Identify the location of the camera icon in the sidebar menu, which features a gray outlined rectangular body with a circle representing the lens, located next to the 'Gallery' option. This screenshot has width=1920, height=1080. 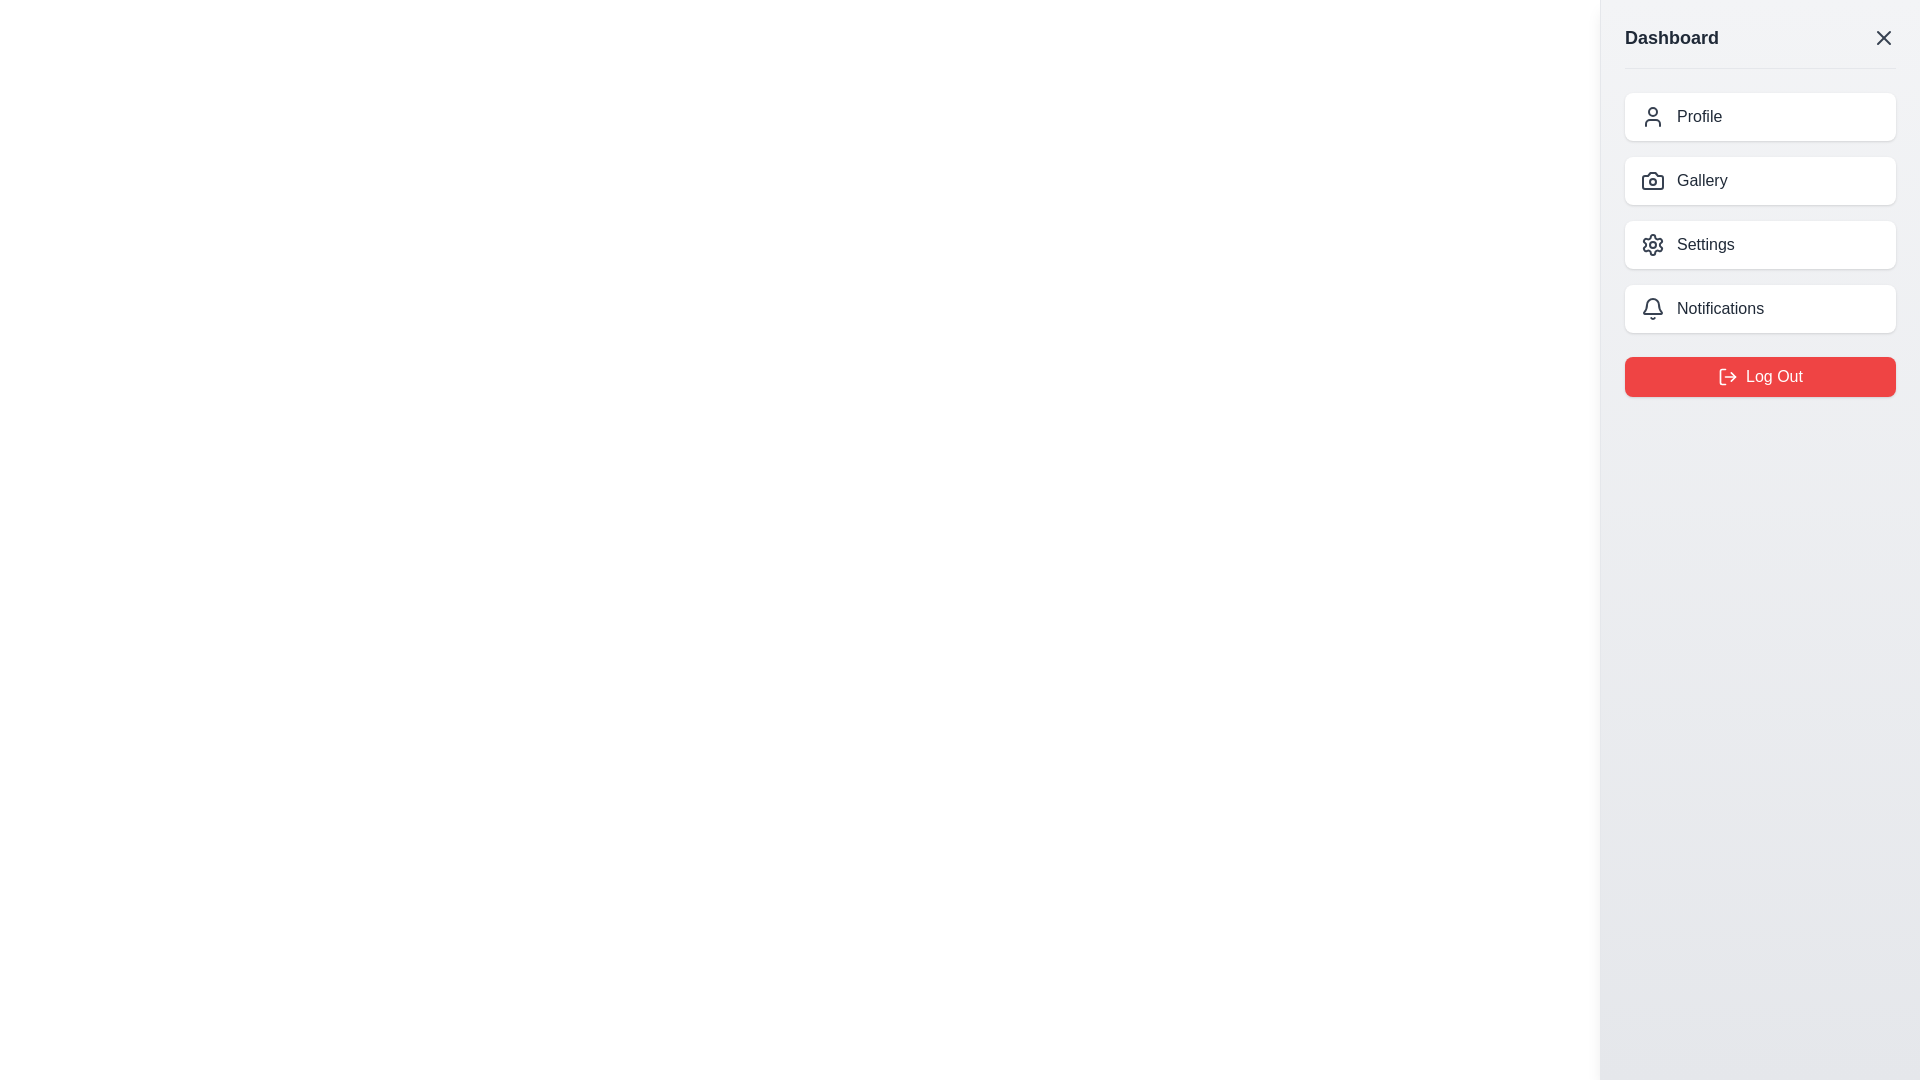
(1652, 181).